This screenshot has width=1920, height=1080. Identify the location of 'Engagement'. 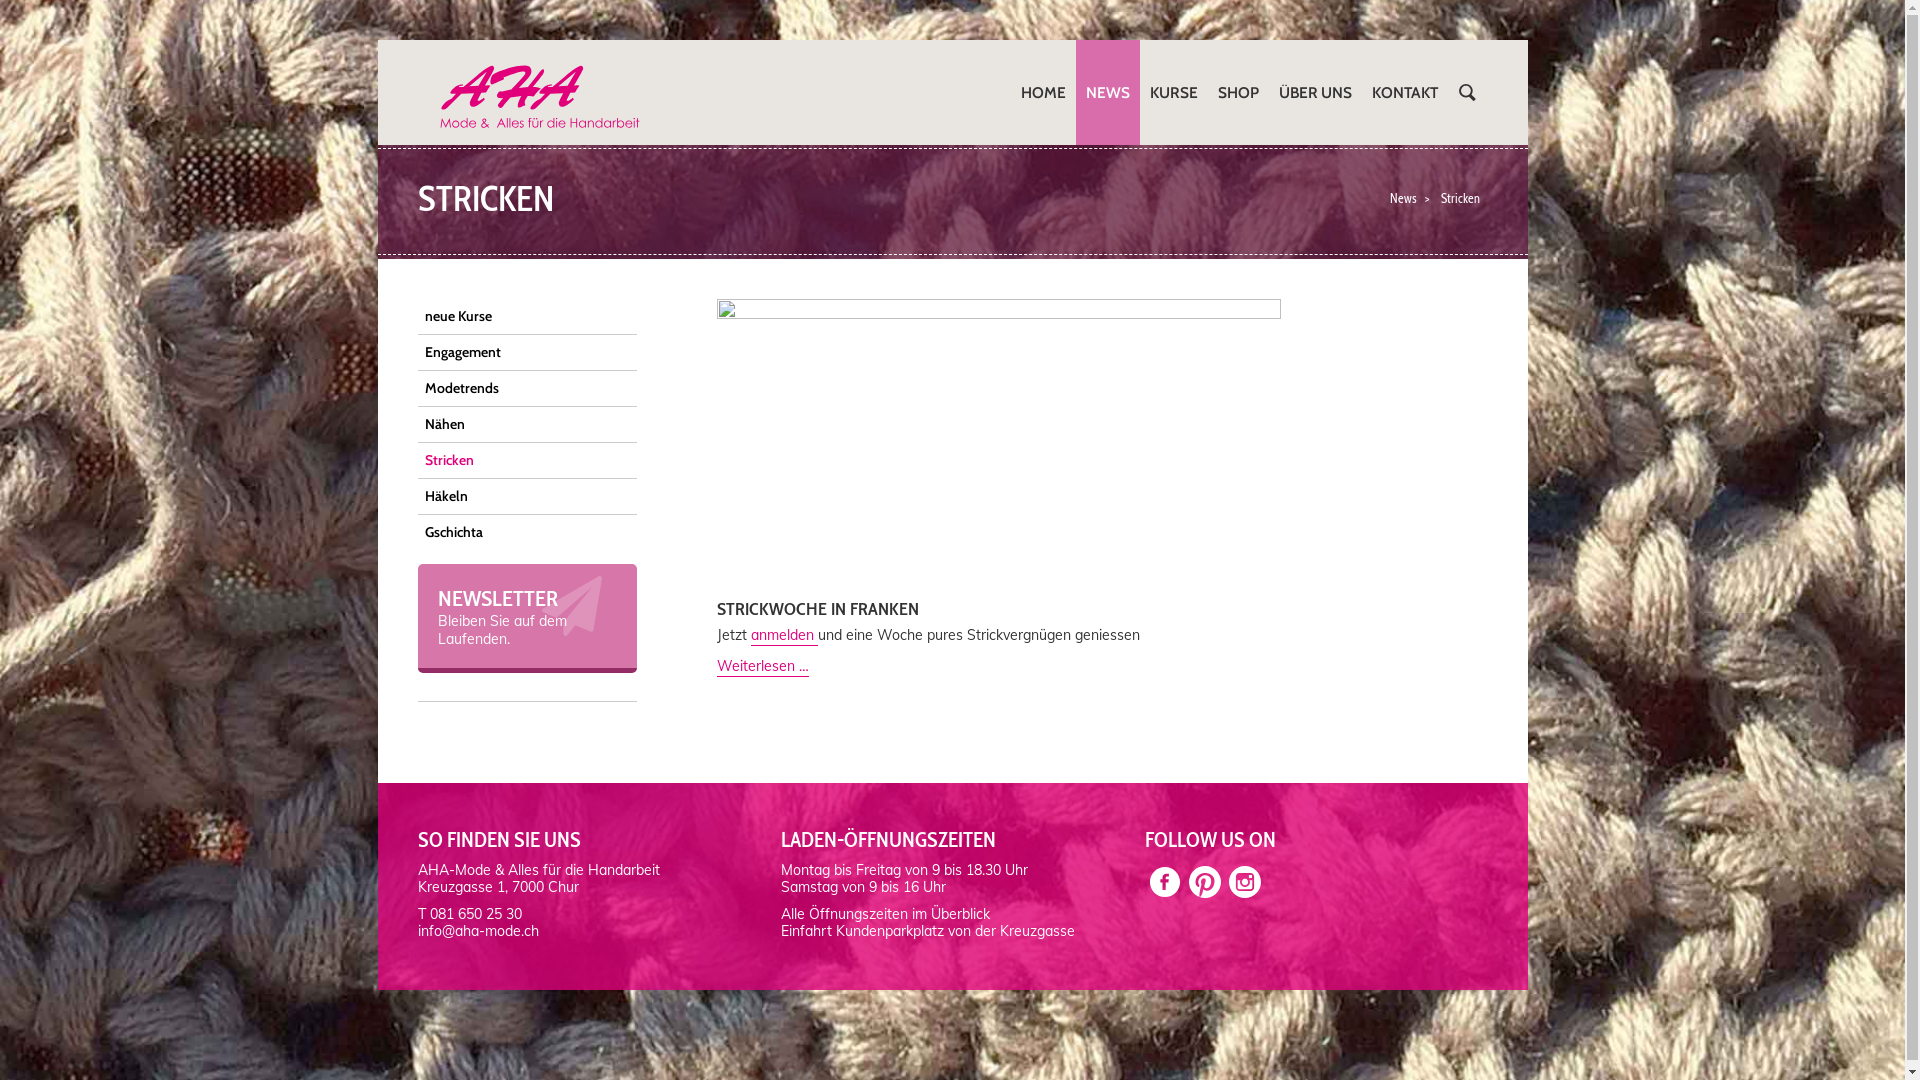
(527, 352).